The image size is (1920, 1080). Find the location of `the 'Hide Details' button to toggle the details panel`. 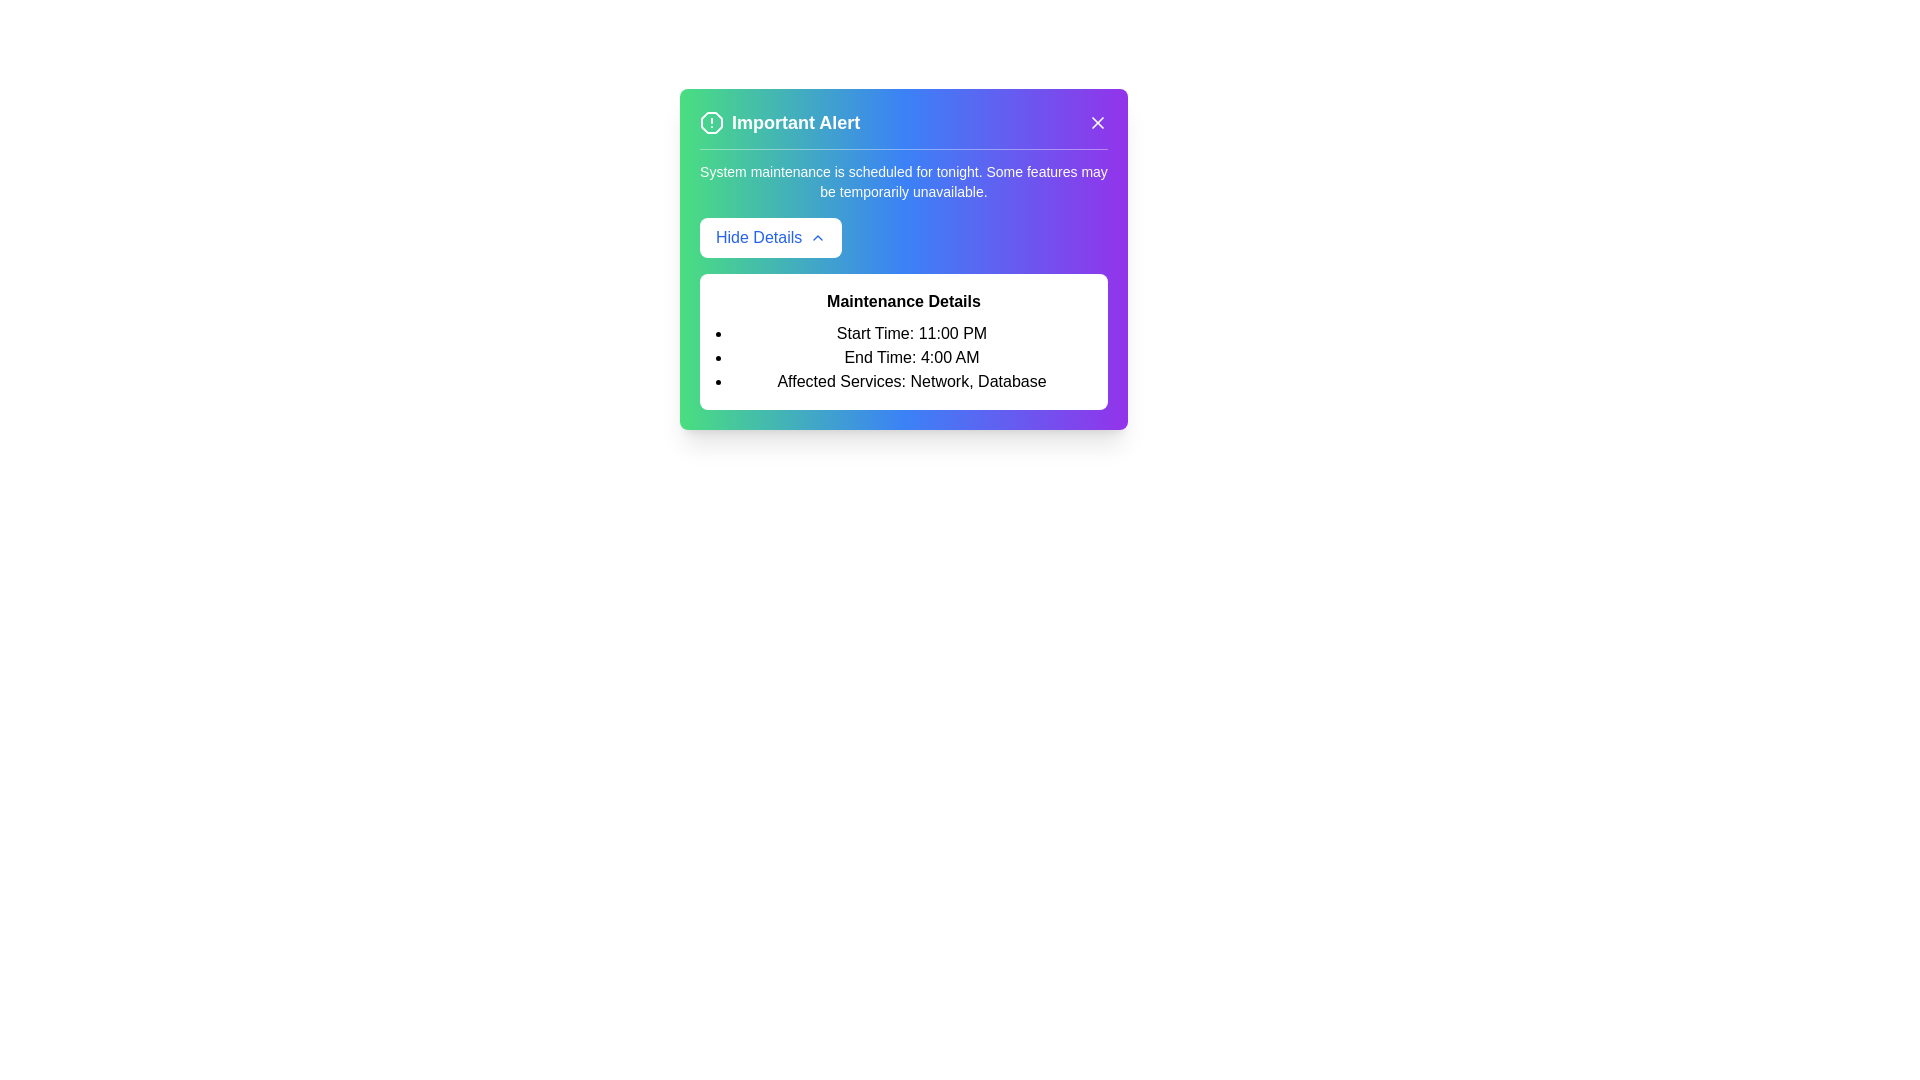

the 'Hide Details' button to toggle the details panel is located at coordinates (770, 237).